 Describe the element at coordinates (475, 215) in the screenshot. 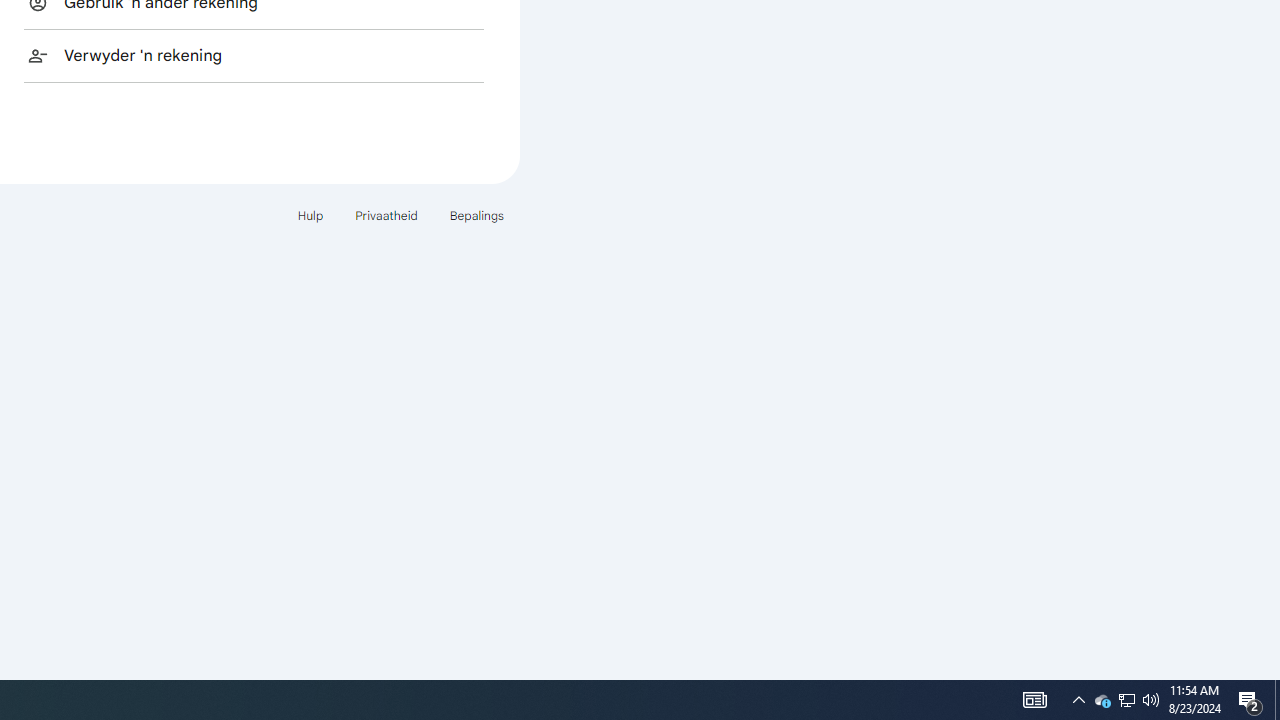

I see `'Bepalings'` at that location.